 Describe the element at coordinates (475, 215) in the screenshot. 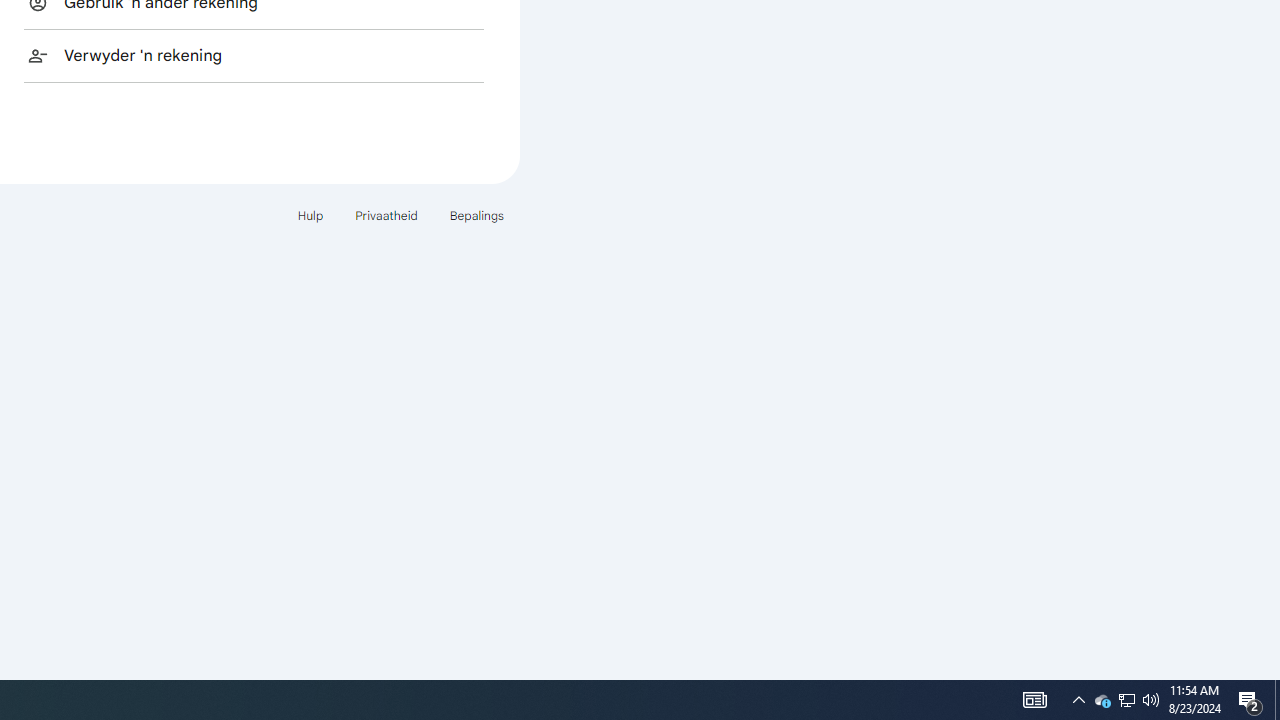

I see `'Bepalings'` at that location.